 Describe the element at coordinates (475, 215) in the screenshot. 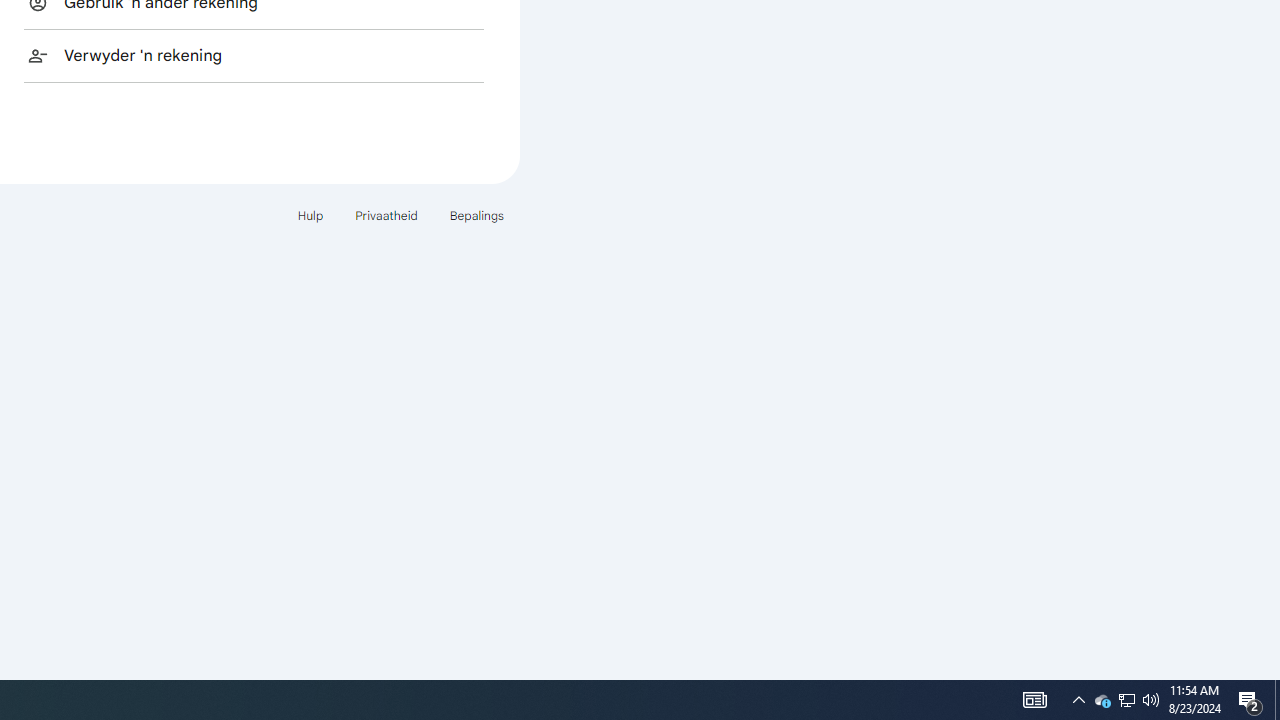

I see `'Bepalings'` at that location.